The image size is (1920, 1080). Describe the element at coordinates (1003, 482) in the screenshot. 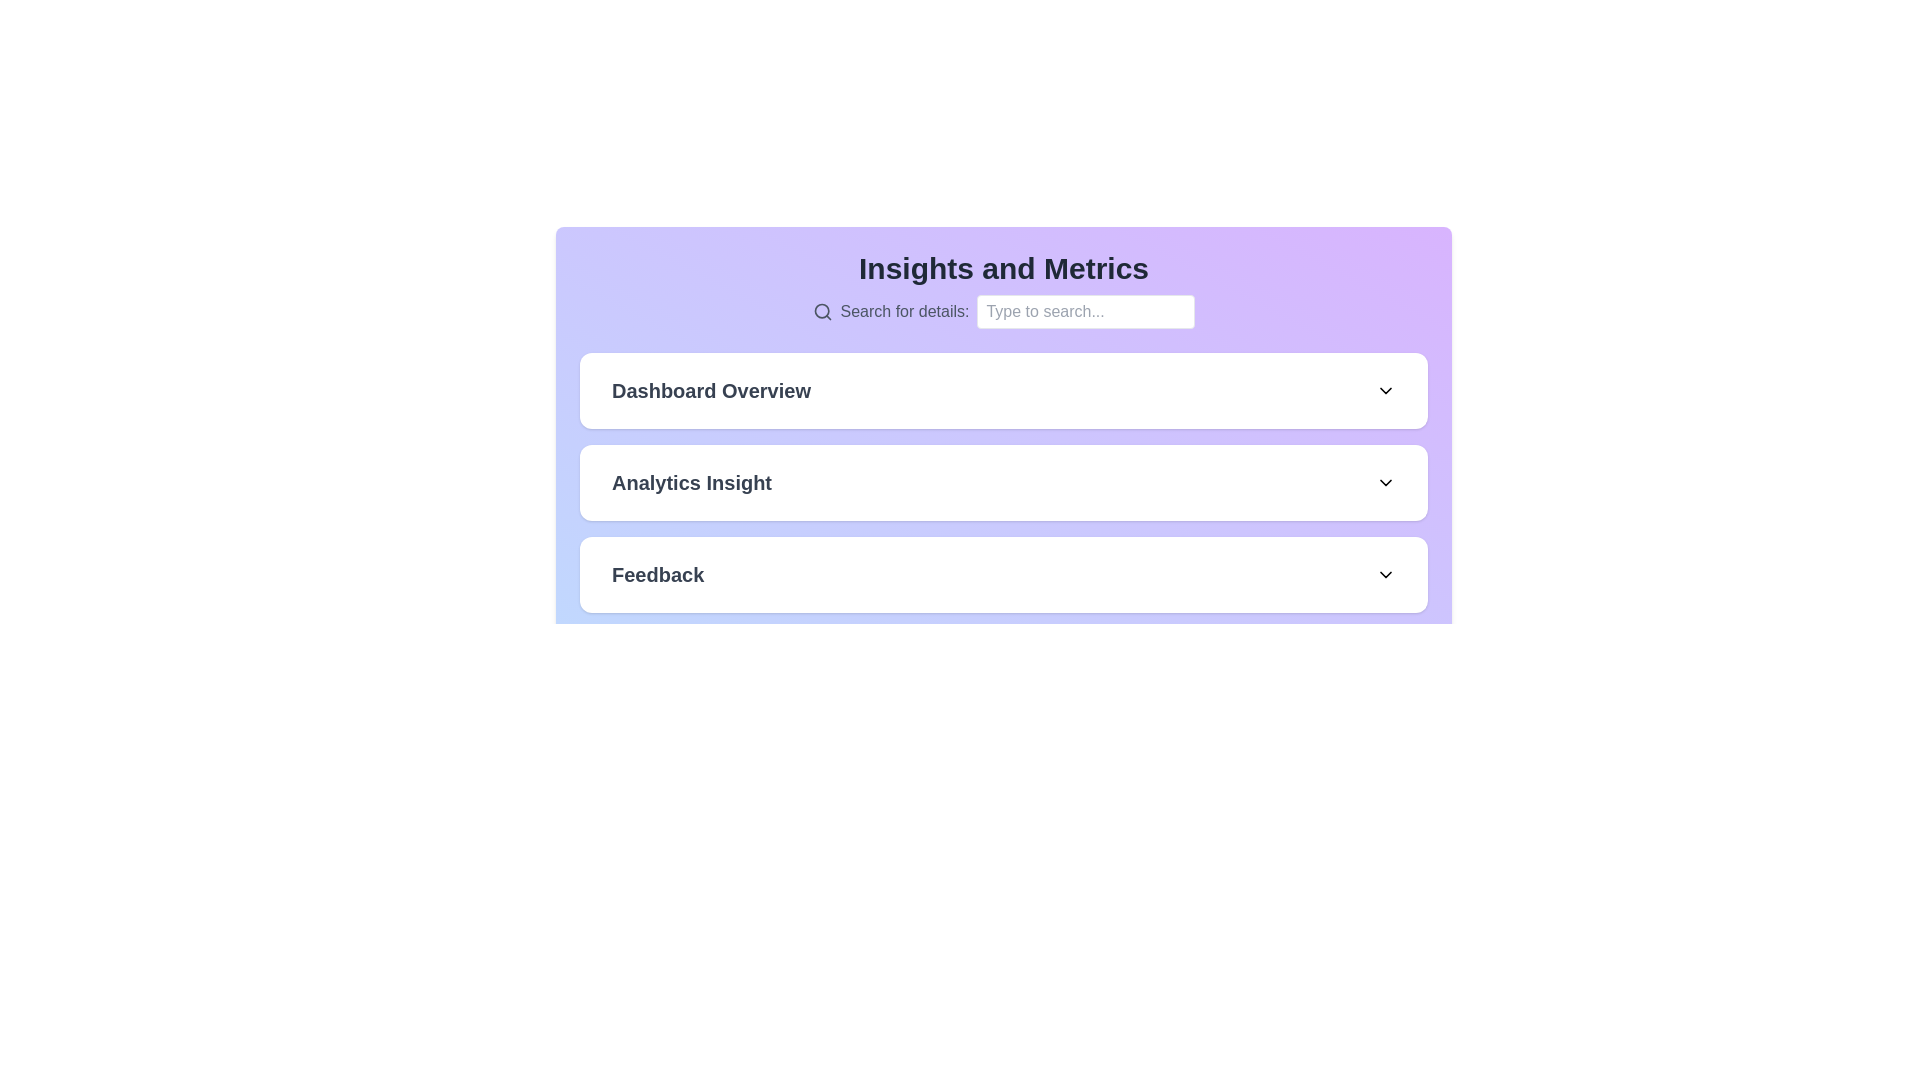

I see `the 'Analytics Insight' button-like UI component` at that location.